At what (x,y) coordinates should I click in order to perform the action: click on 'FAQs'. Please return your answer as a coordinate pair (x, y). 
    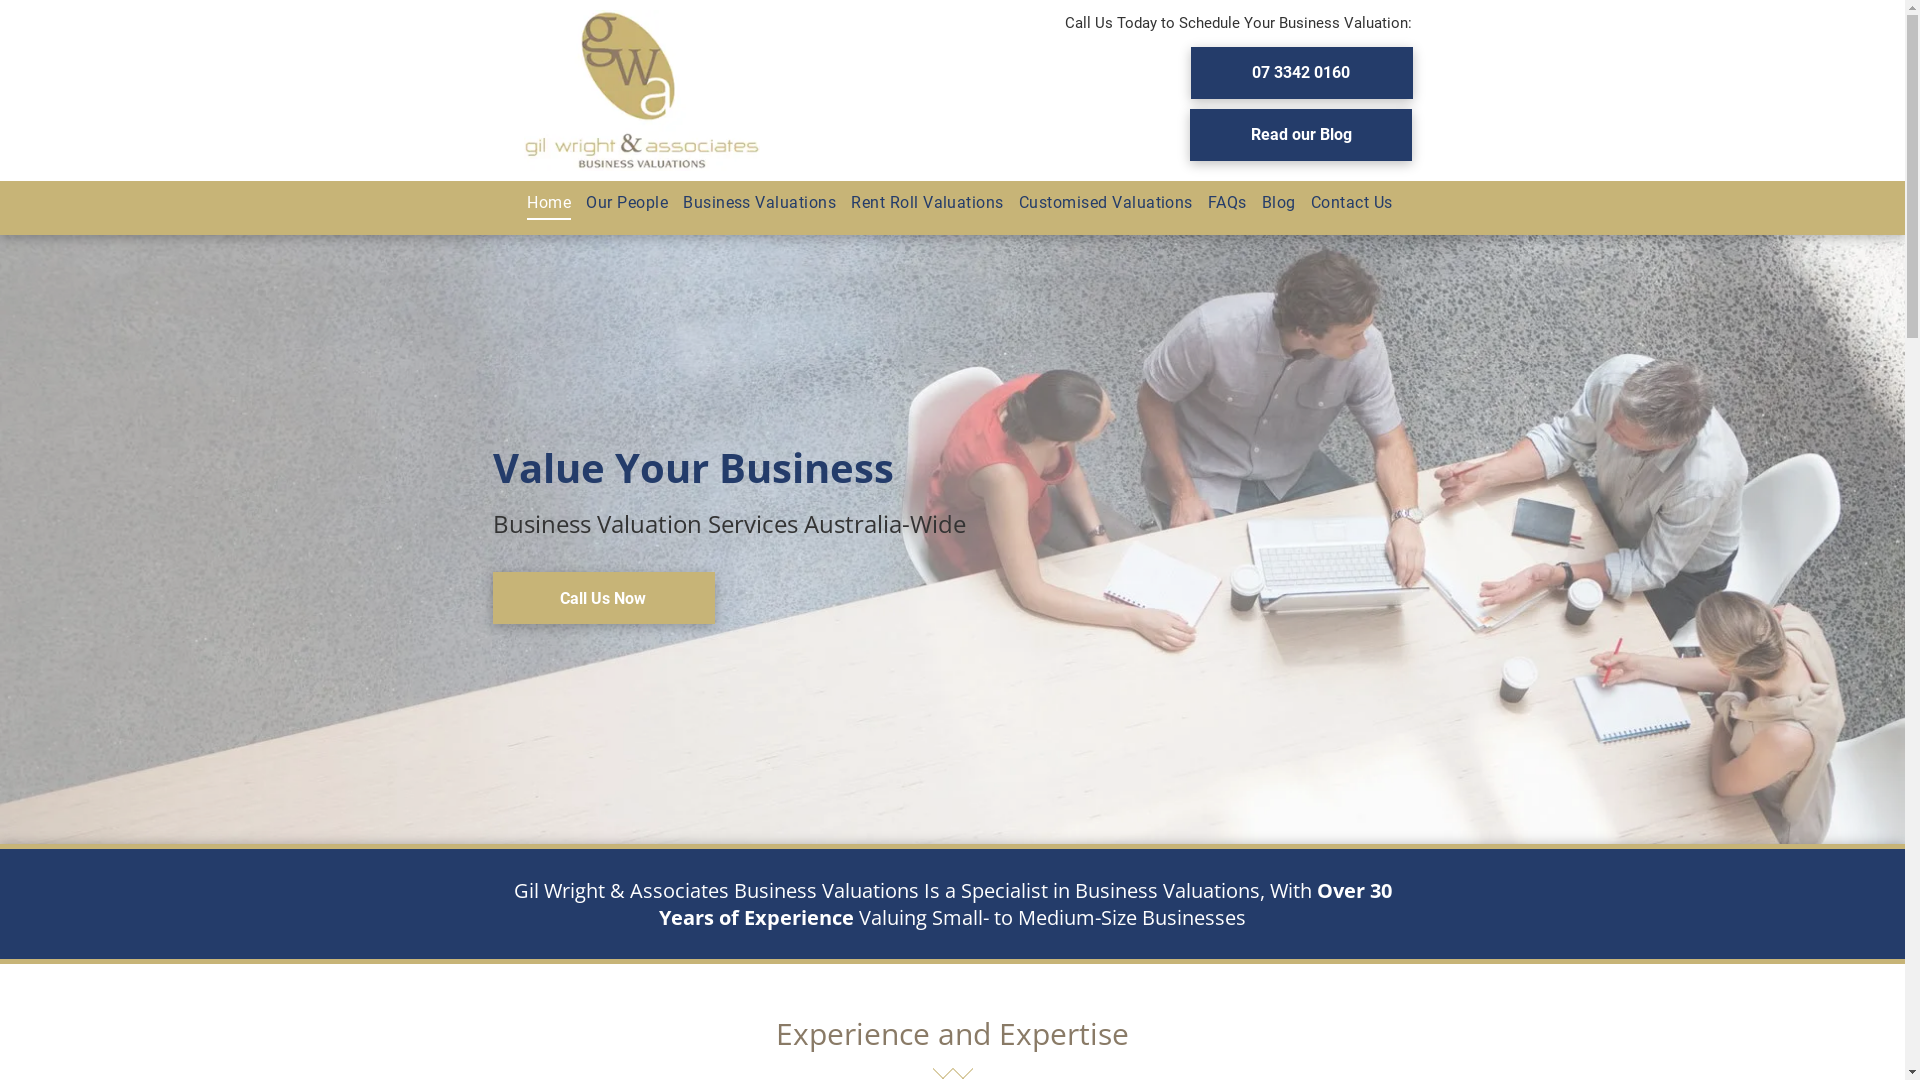
    Looking at the image, I should click on (1218, 203).